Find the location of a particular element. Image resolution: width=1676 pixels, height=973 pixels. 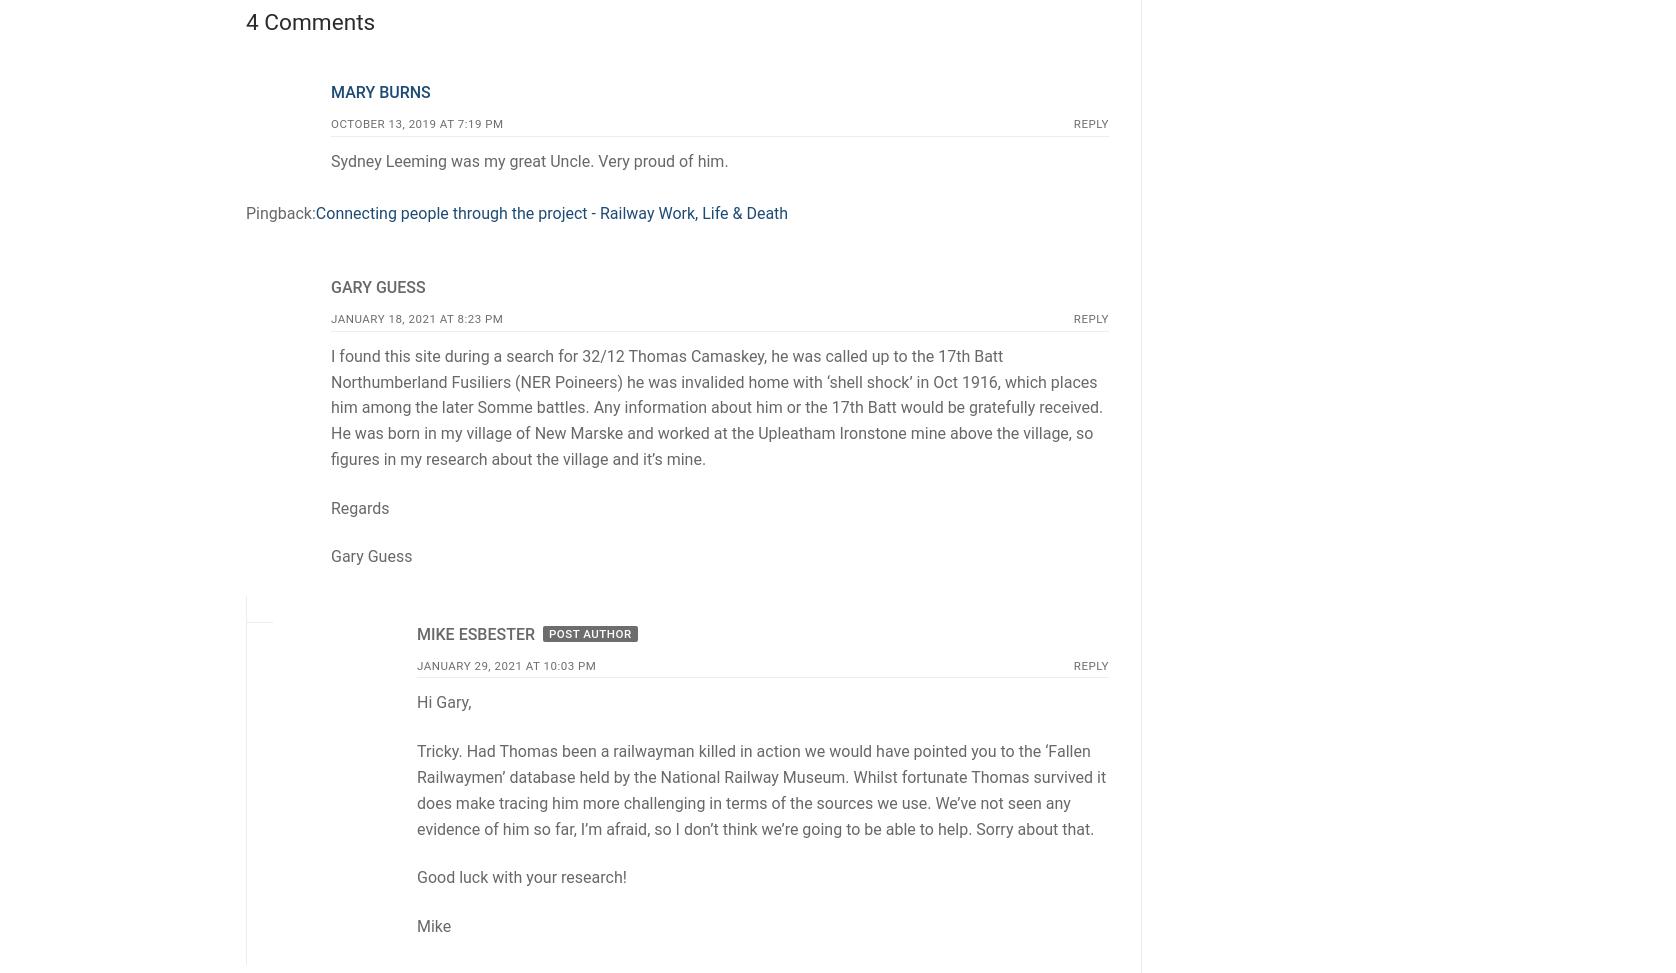

'January 18, 2021 at 8:23 pm' is located at coordinates (415, 317).